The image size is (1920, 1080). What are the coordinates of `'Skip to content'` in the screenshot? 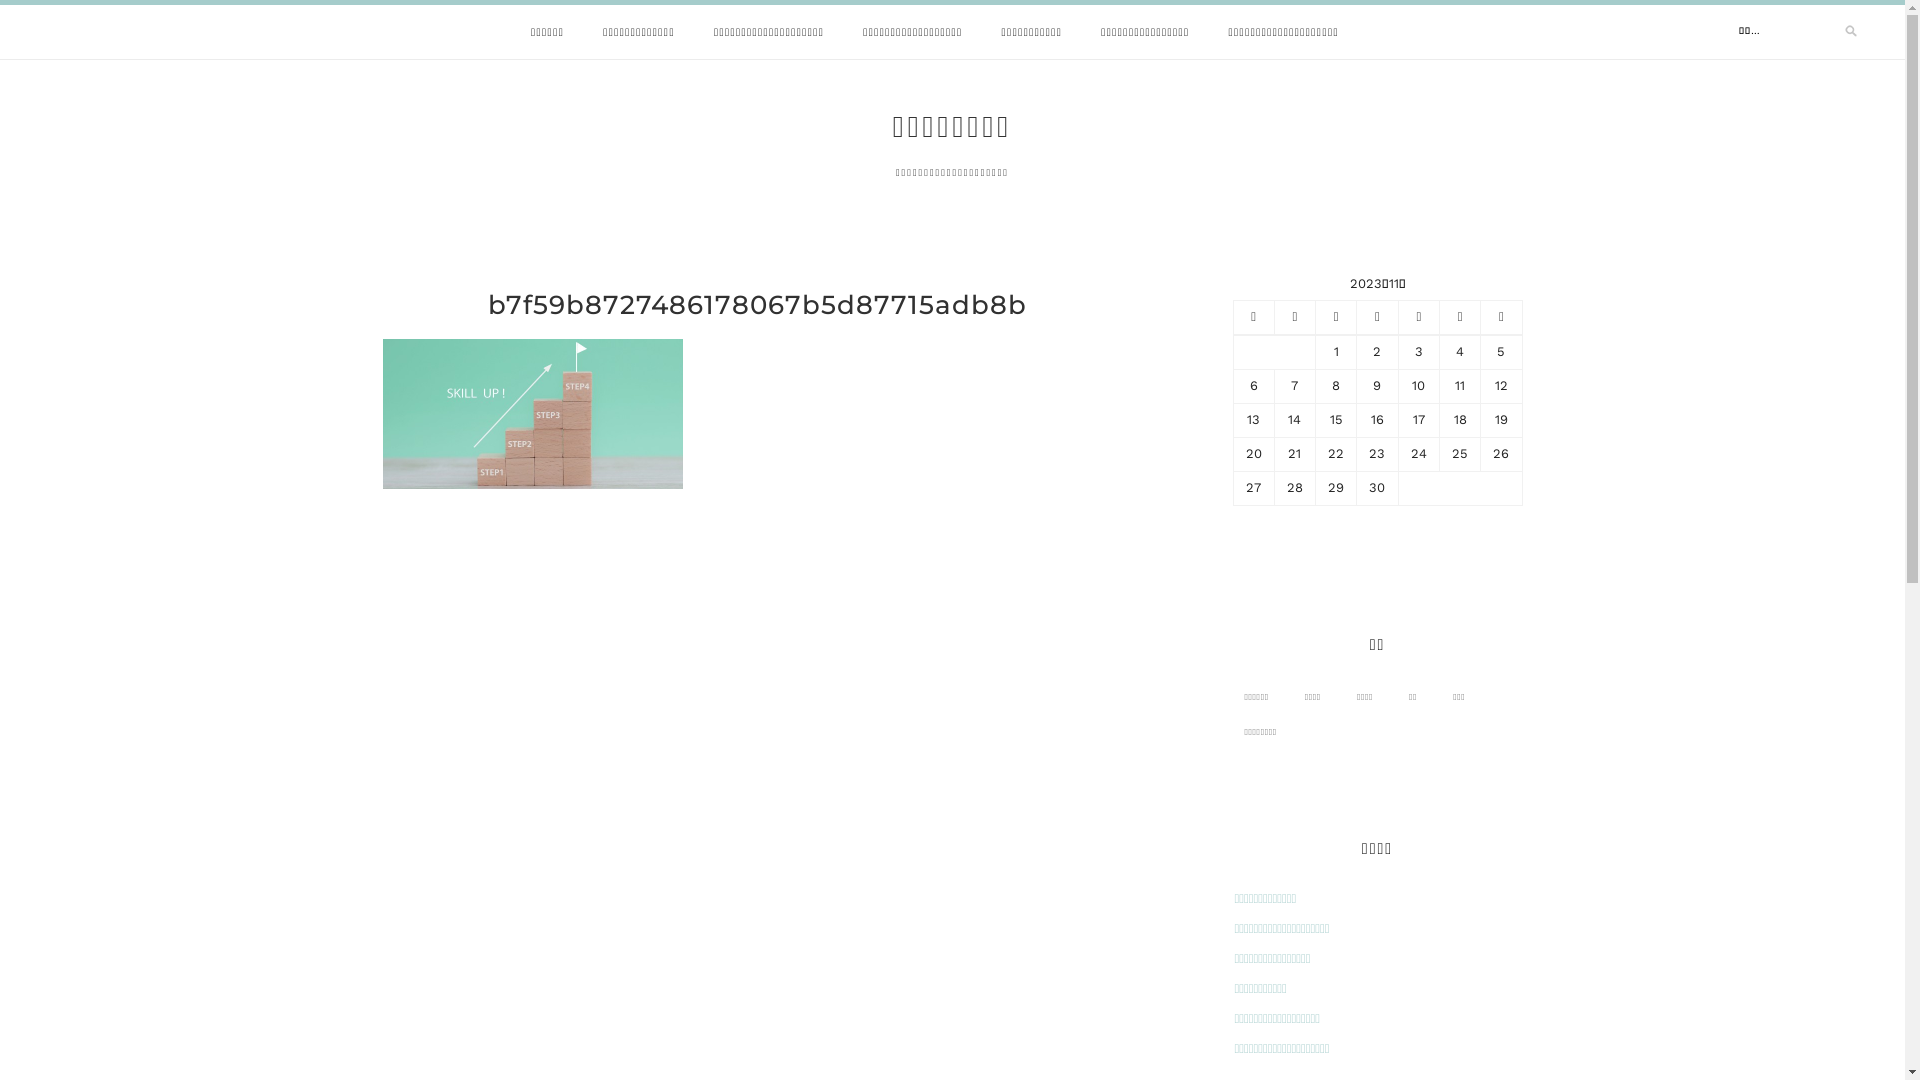 It's located at (0, 0).